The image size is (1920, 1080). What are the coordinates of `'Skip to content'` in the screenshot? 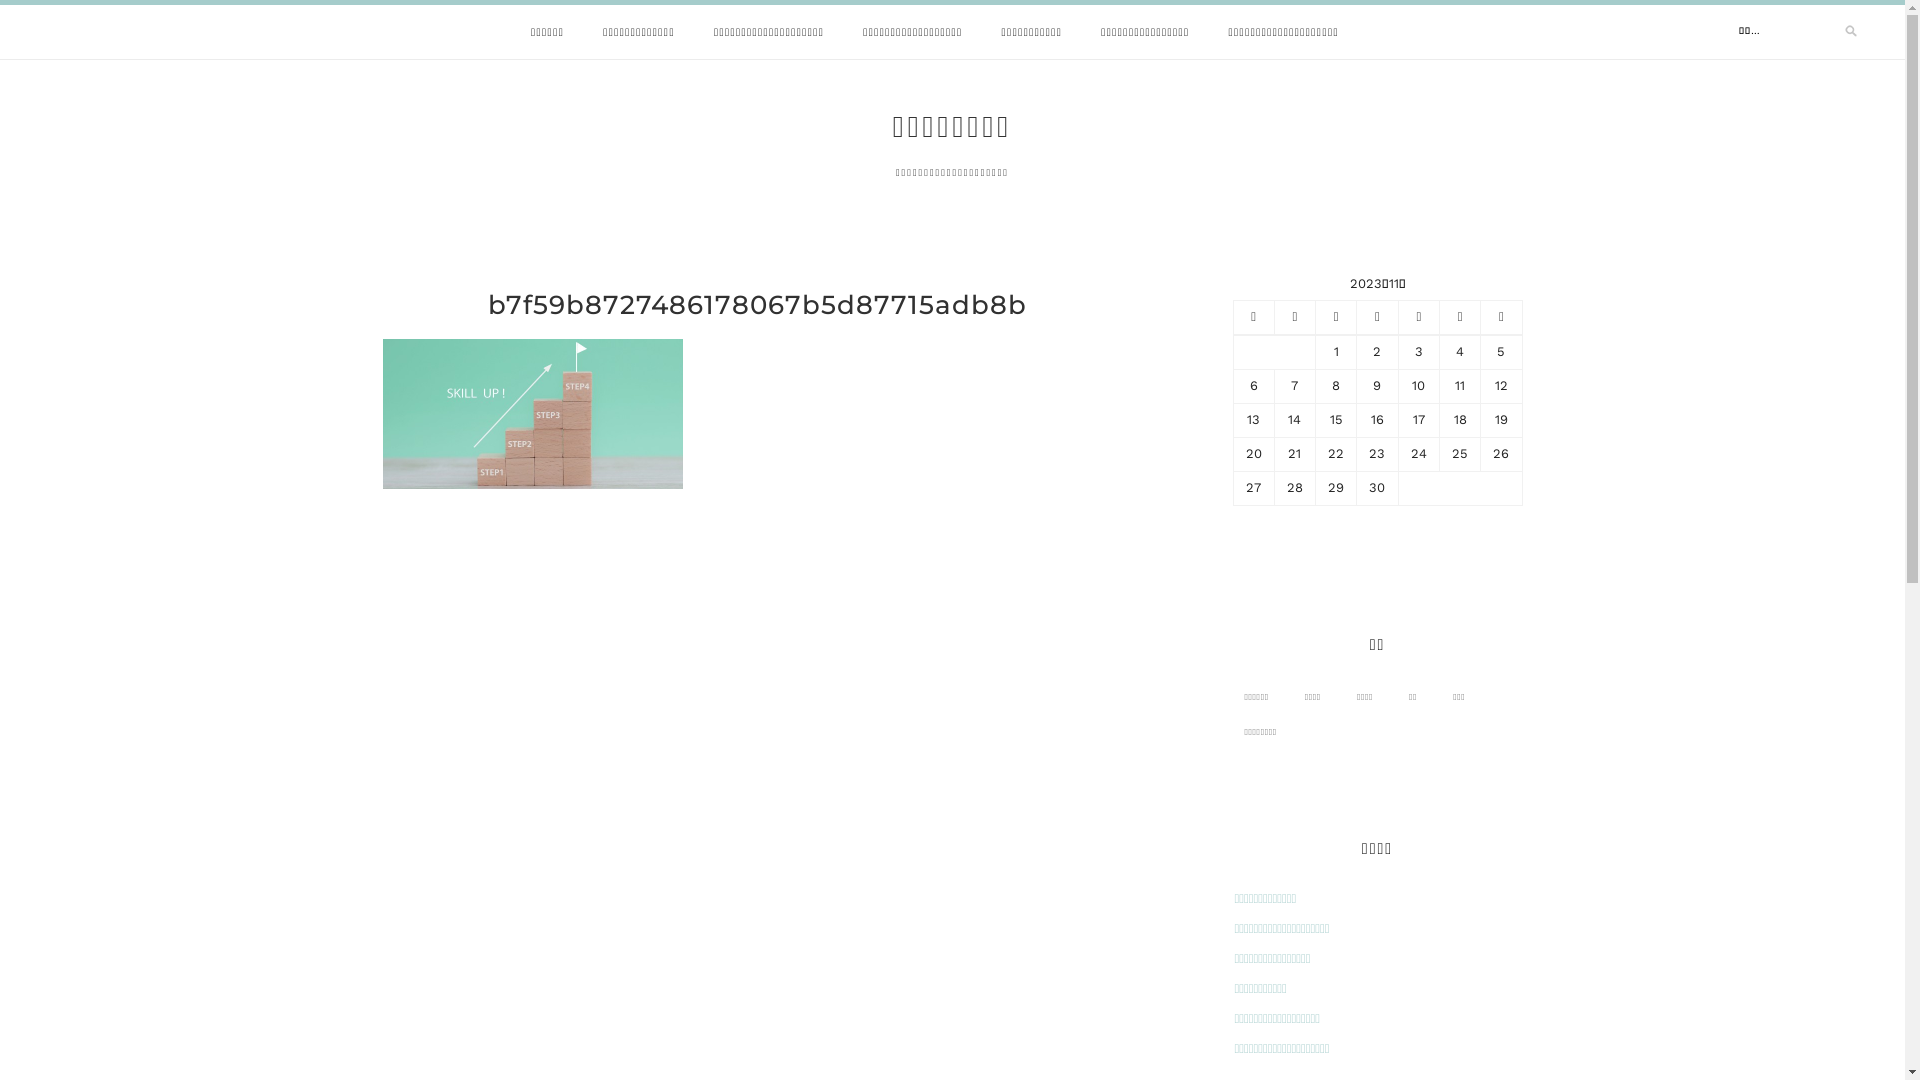 It's located at (0, 0).